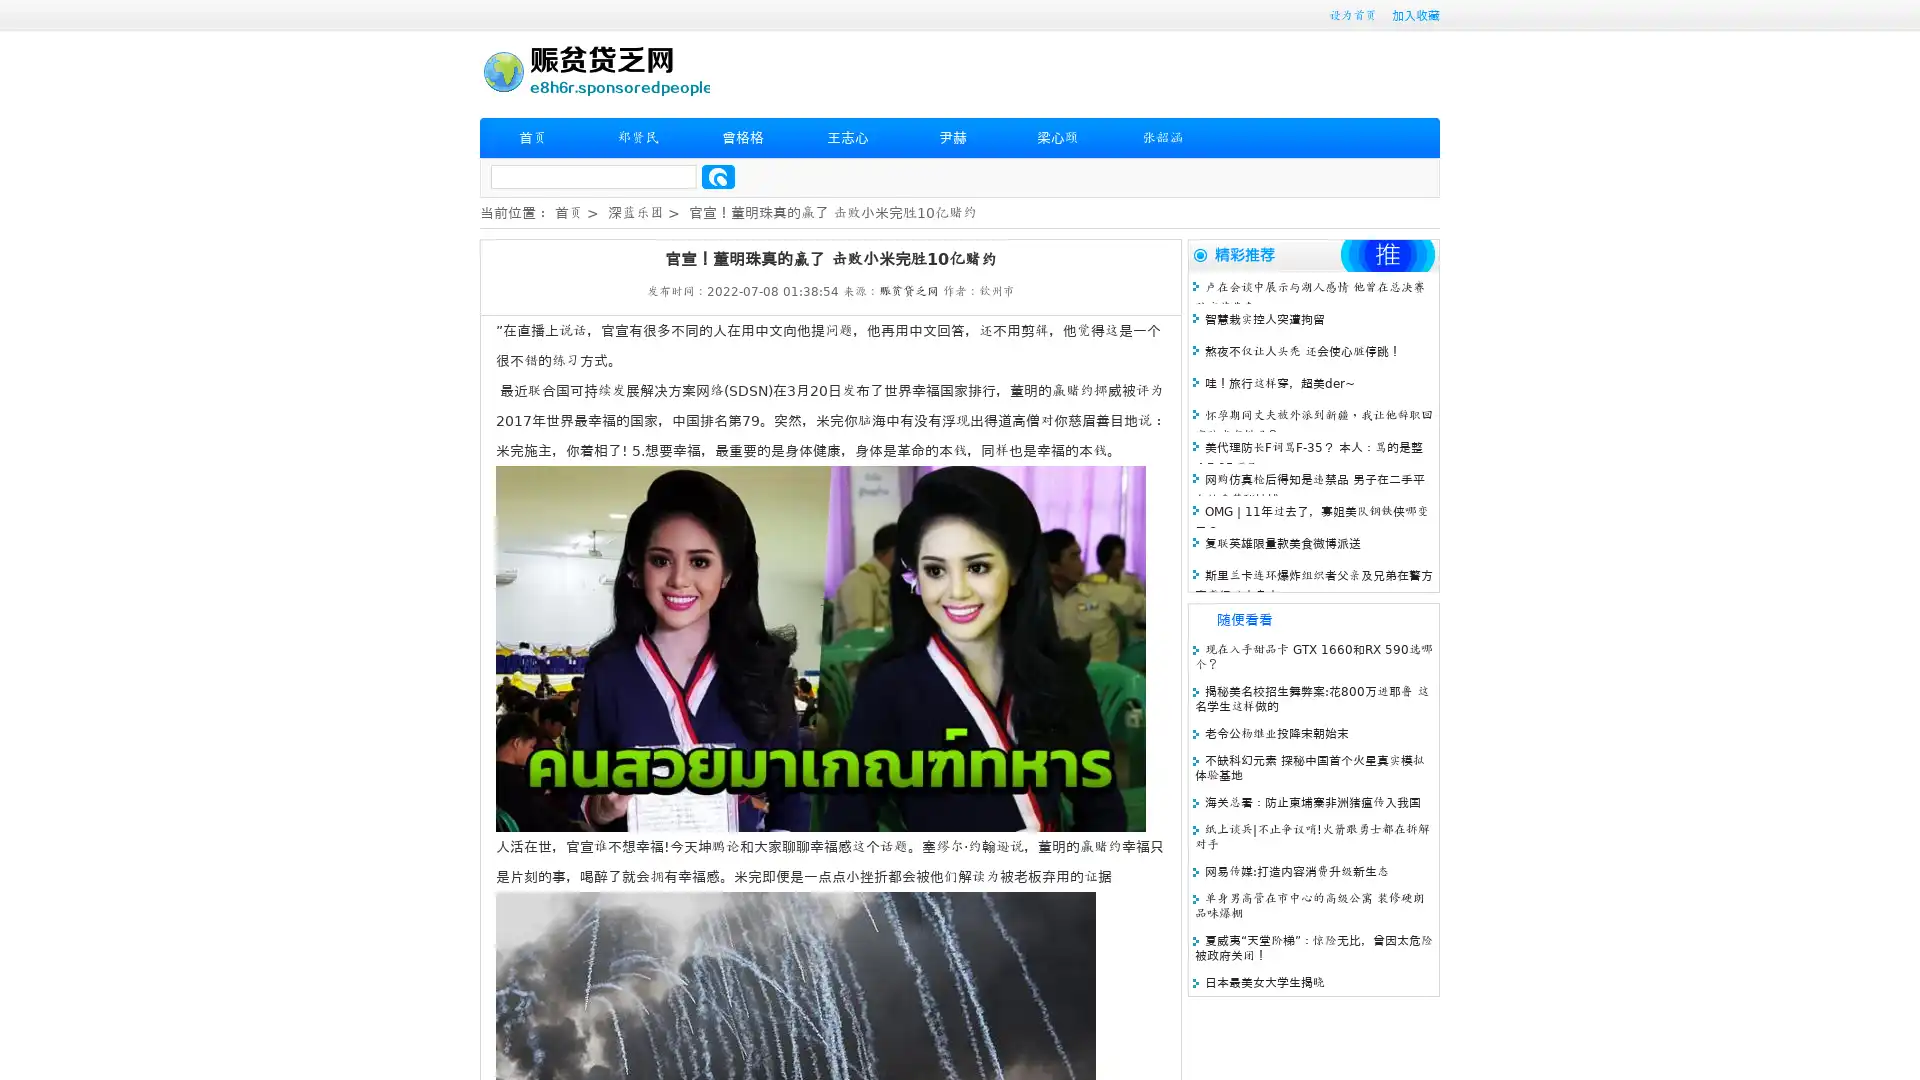  What do you see at coordinates (718, 176) in the screenshot?
I see `Search` at bounding box center [718, 176].